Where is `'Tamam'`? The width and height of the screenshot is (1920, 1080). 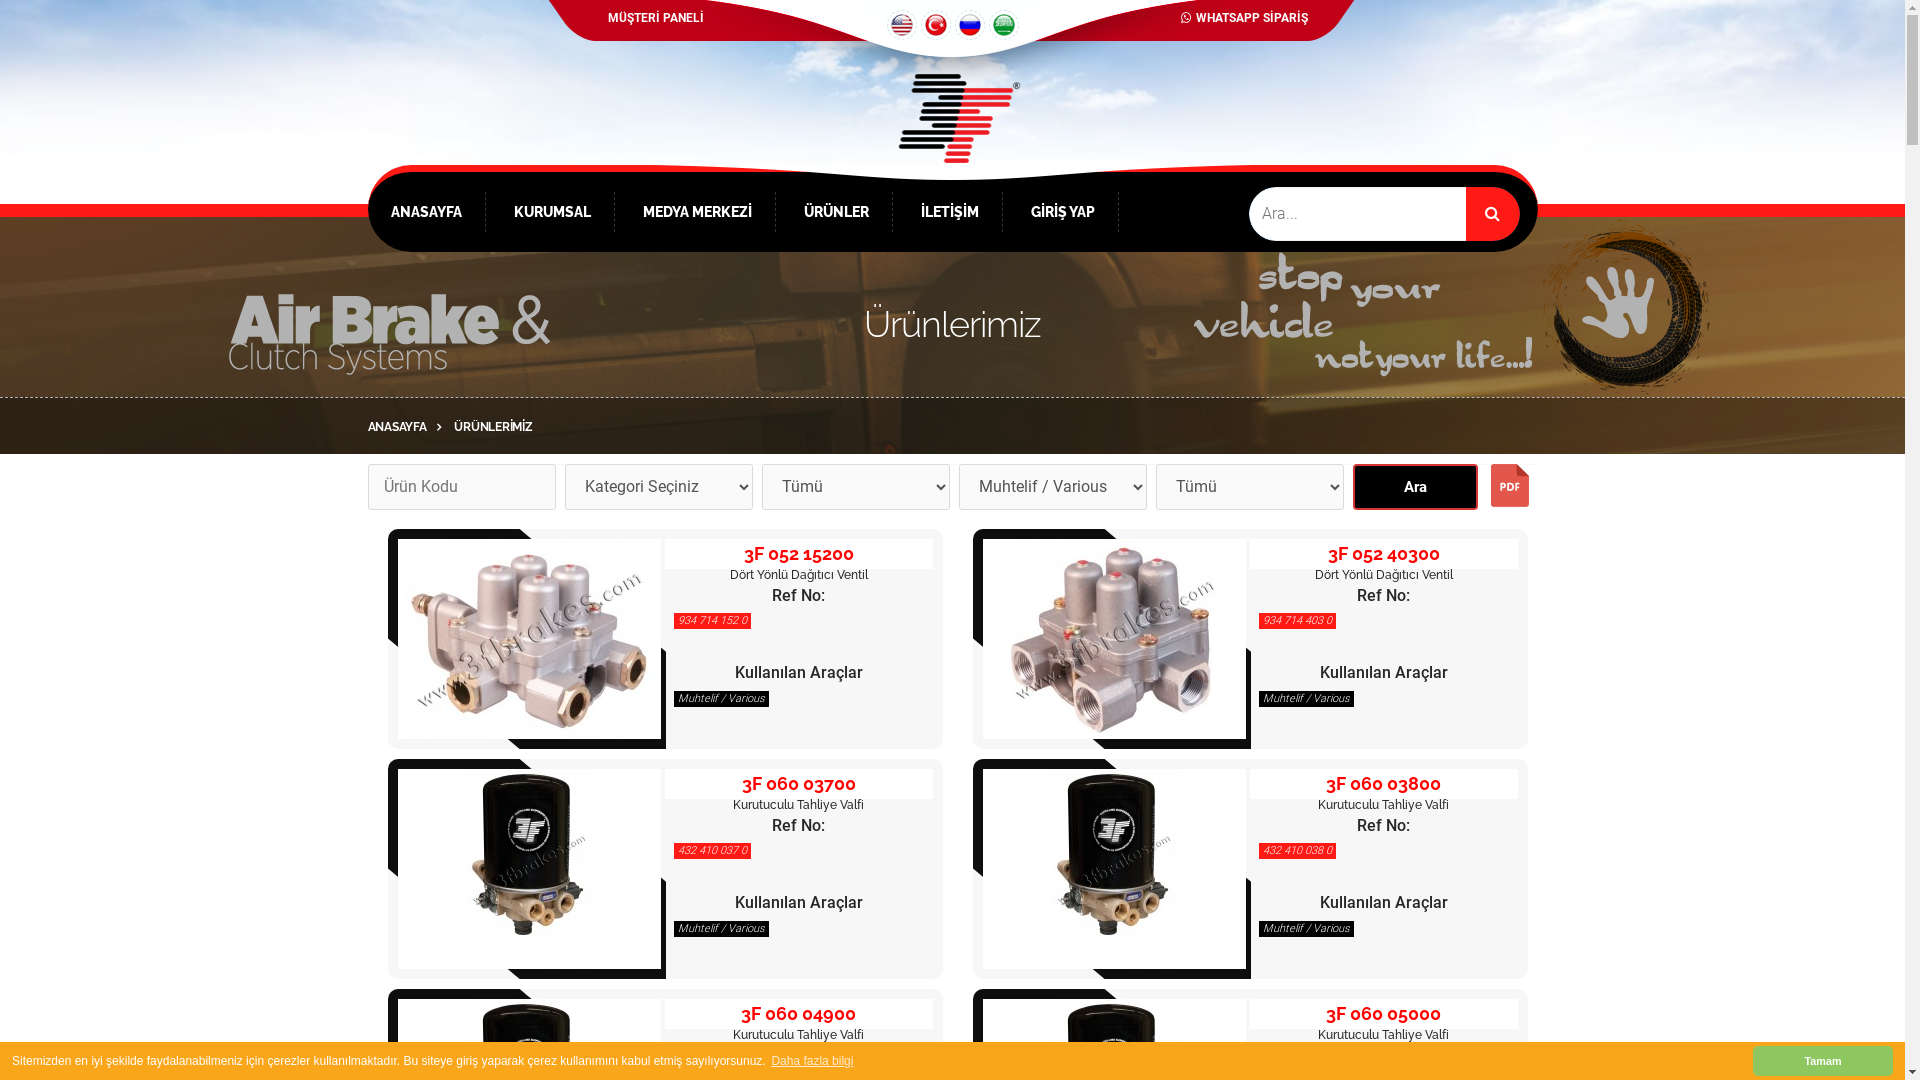 'Tamam' is located at coordinates (1823, 1060).